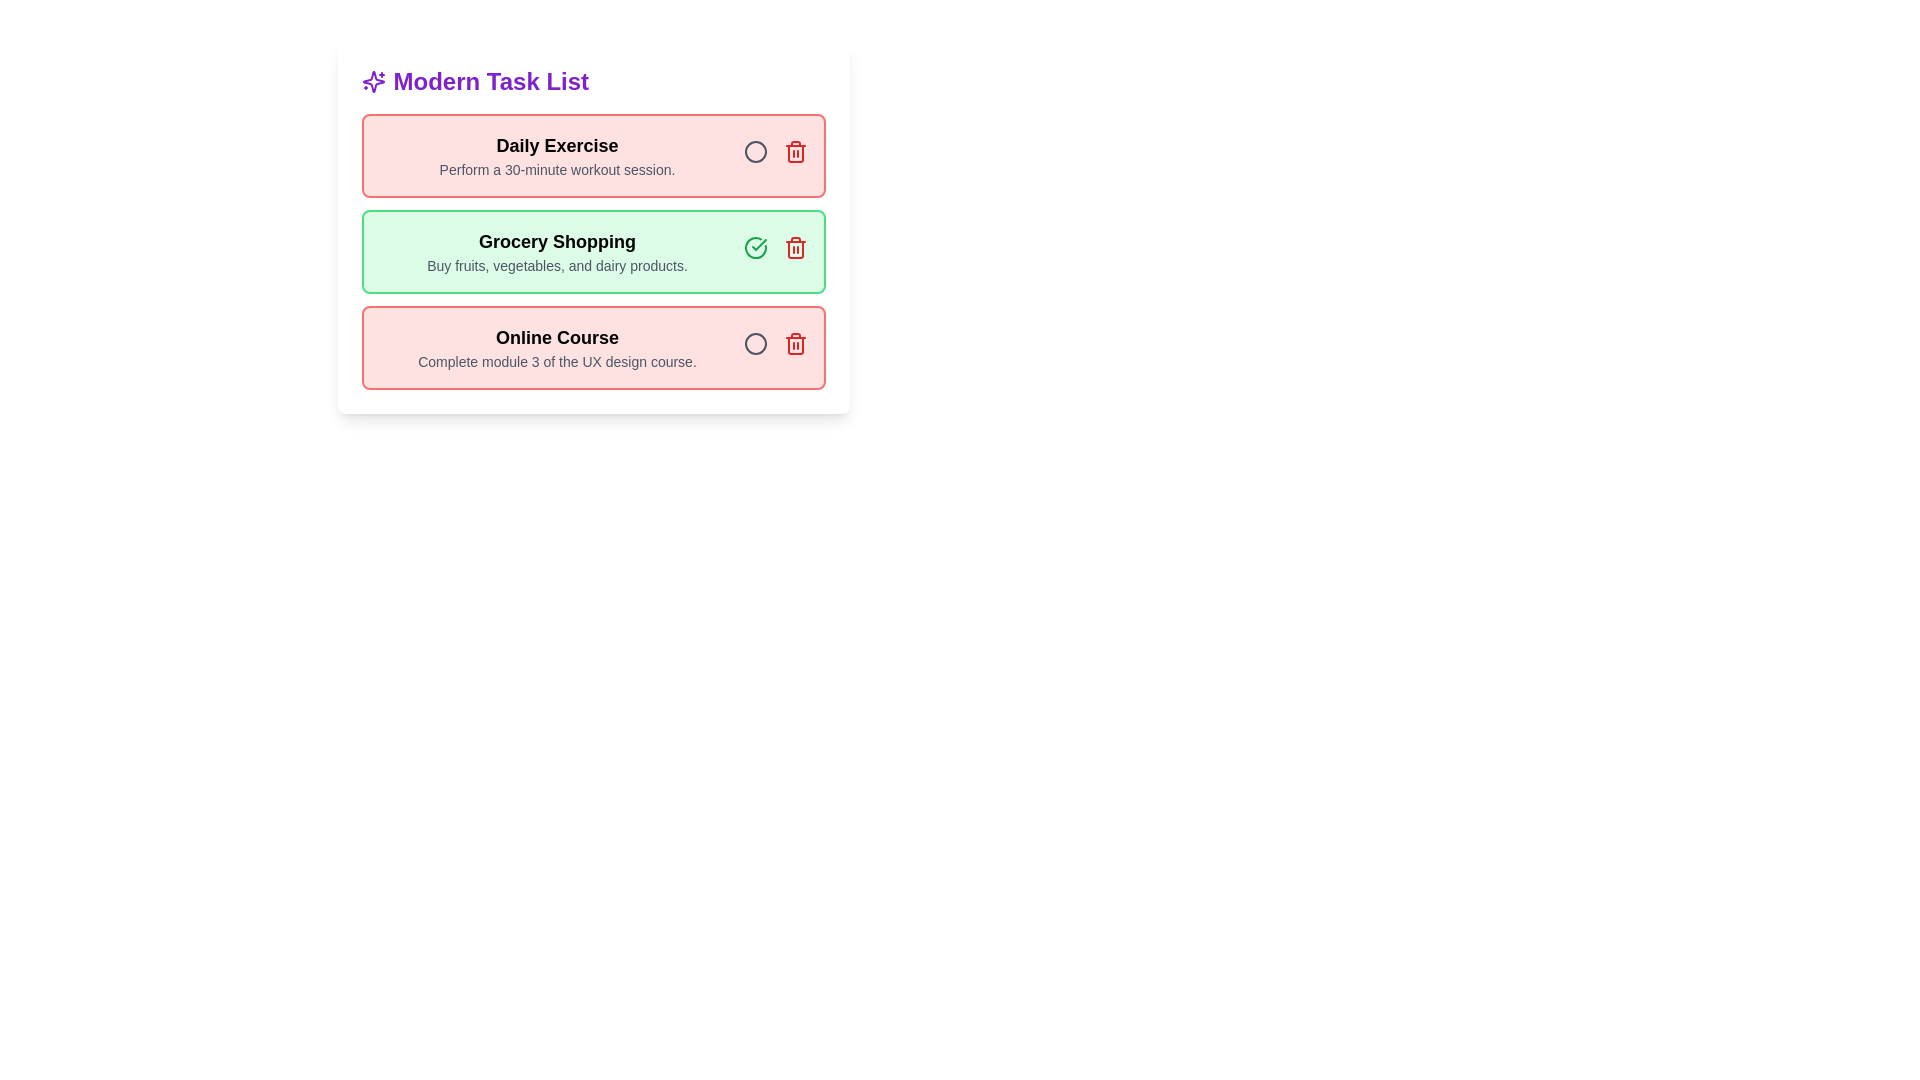 The height and width of the screenshot is (1080, 1920). I want to click on delete button for the task titled 'Grocery Shopping', so click(794, 246).